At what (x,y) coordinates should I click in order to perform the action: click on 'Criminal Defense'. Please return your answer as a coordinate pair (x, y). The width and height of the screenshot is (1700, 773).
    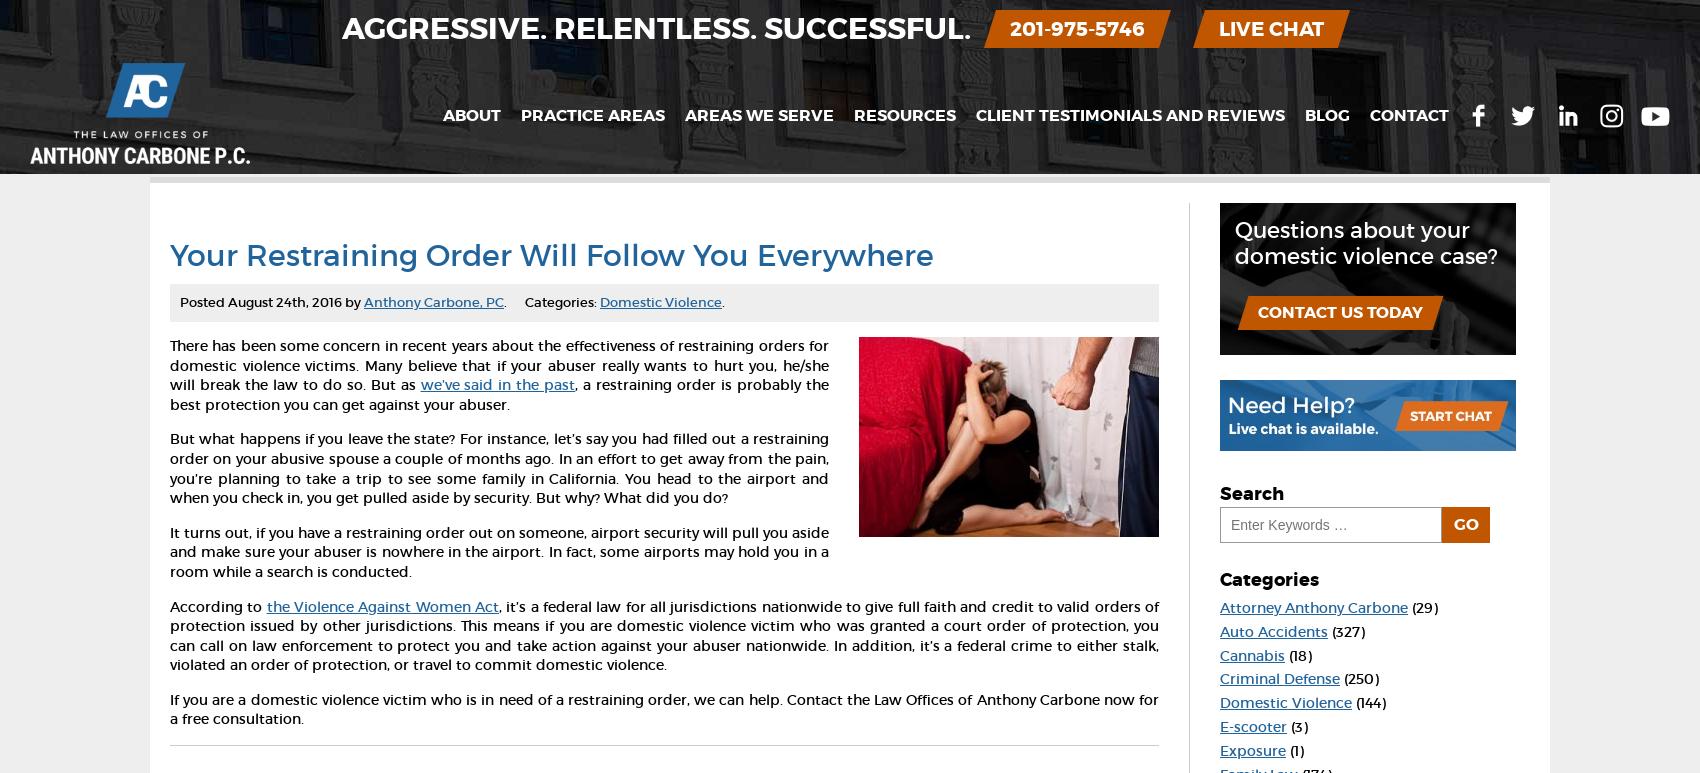
    Looking at the image, I should click on (1279, 678).